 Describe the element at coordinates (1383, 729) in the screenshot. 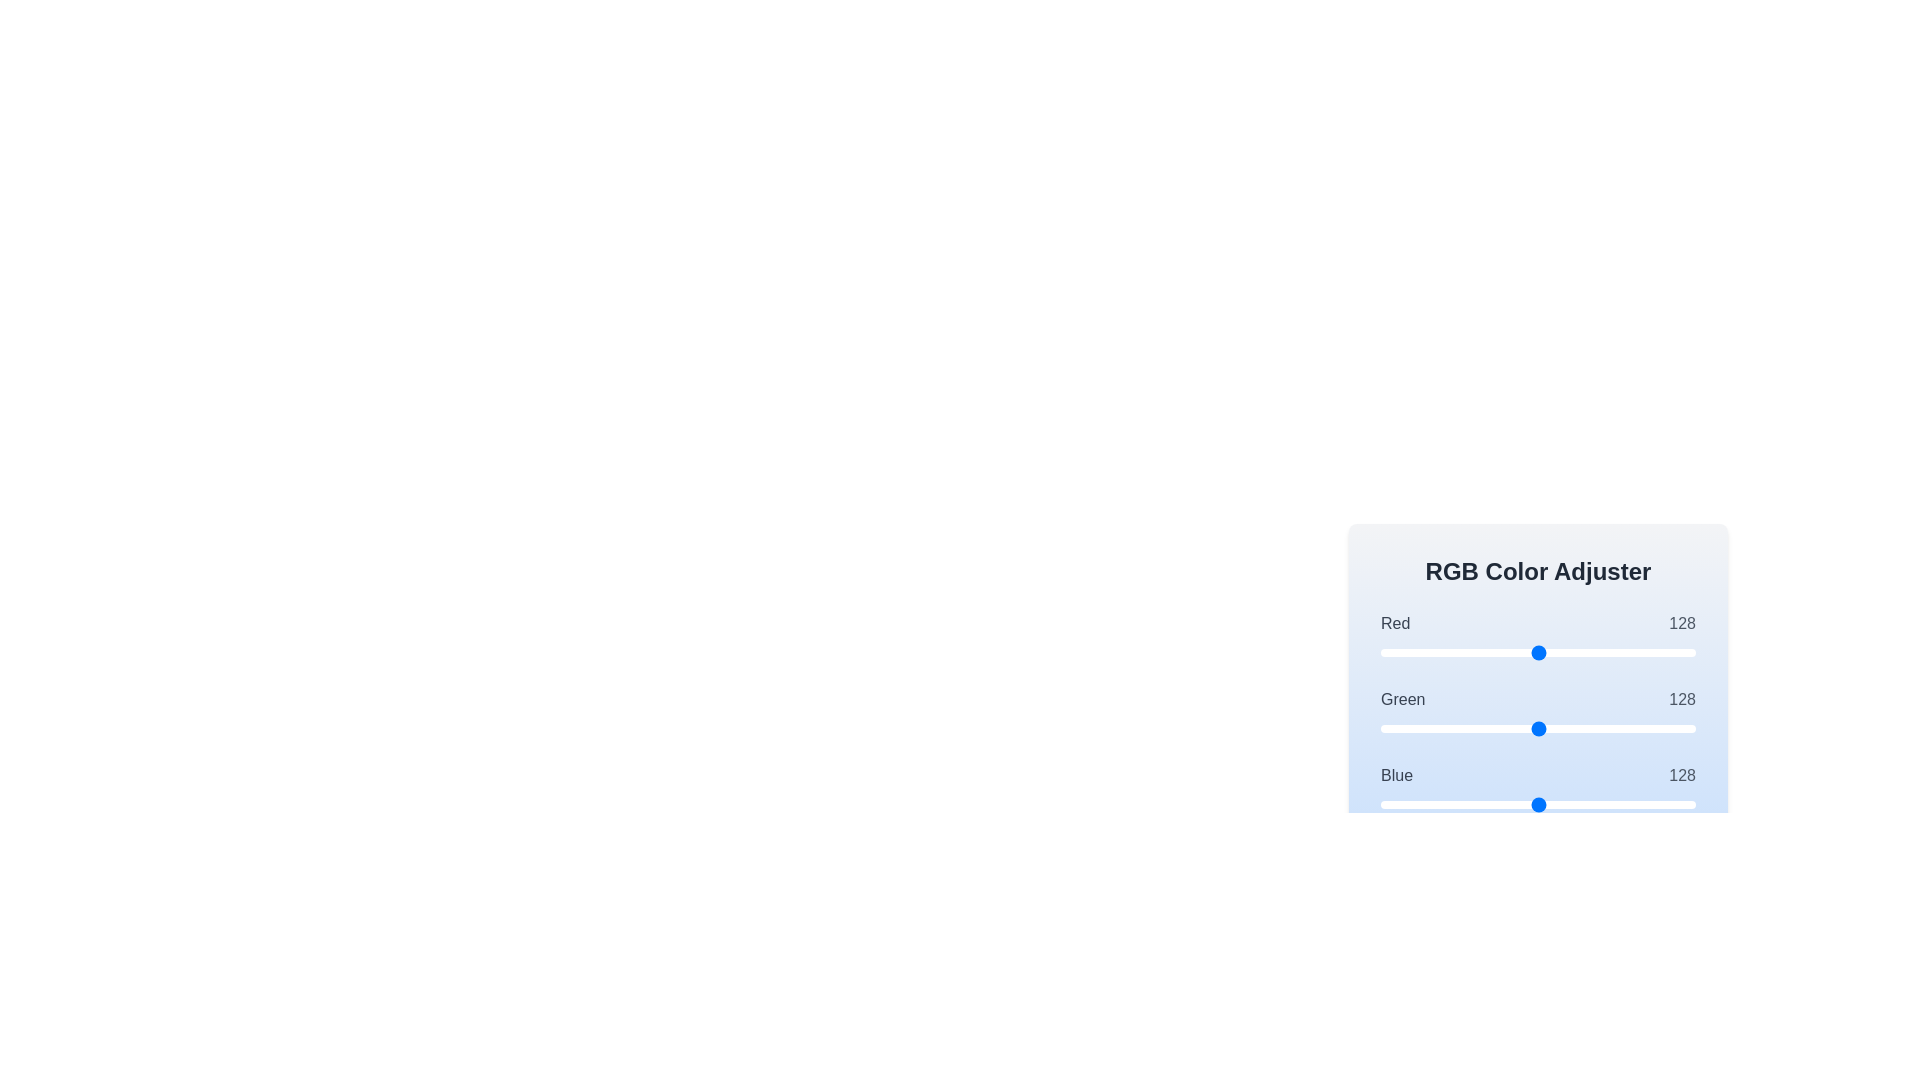

I see `the green slider to 3 where value is between 0 and 255` at that location.